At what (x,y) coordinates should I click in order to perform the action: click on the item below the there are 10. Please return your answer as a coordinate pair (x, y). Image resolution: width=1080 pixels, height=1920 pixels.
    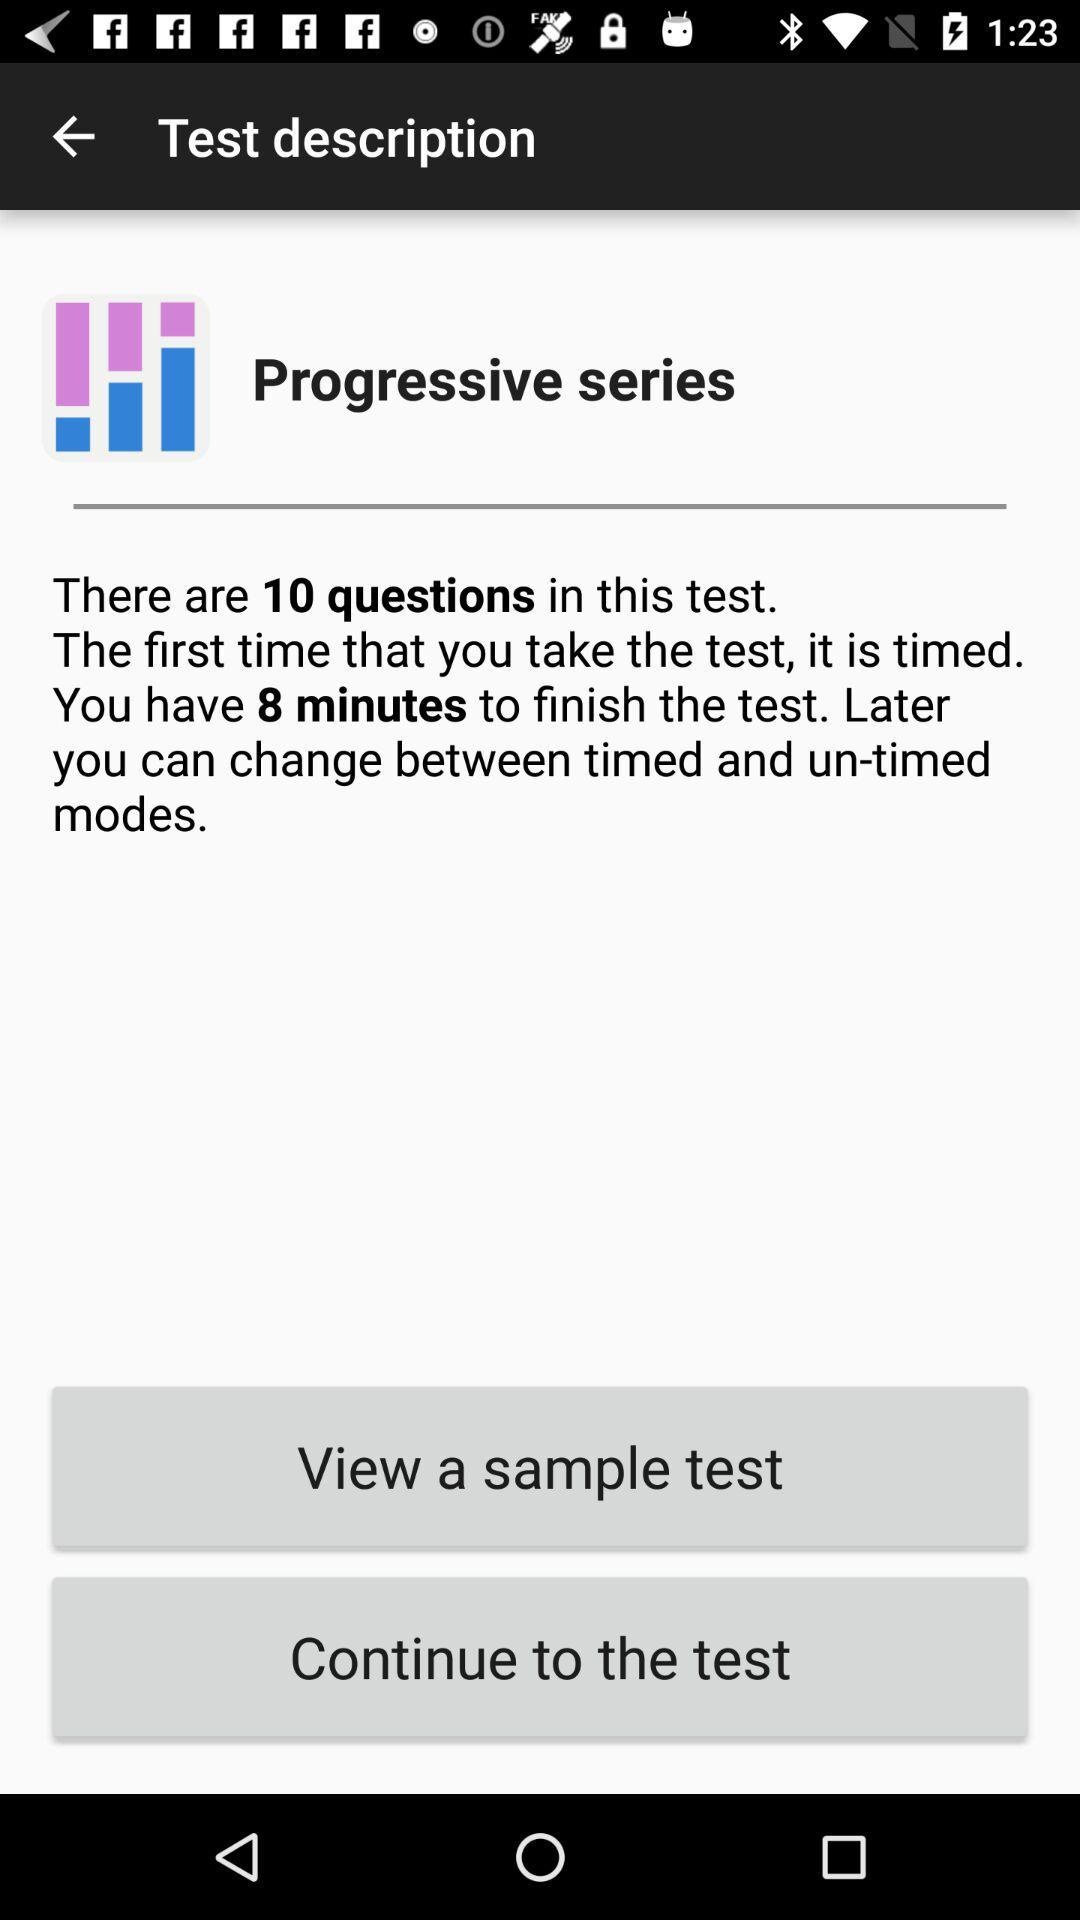
    Looking at the image, I should click on (540, 1466).